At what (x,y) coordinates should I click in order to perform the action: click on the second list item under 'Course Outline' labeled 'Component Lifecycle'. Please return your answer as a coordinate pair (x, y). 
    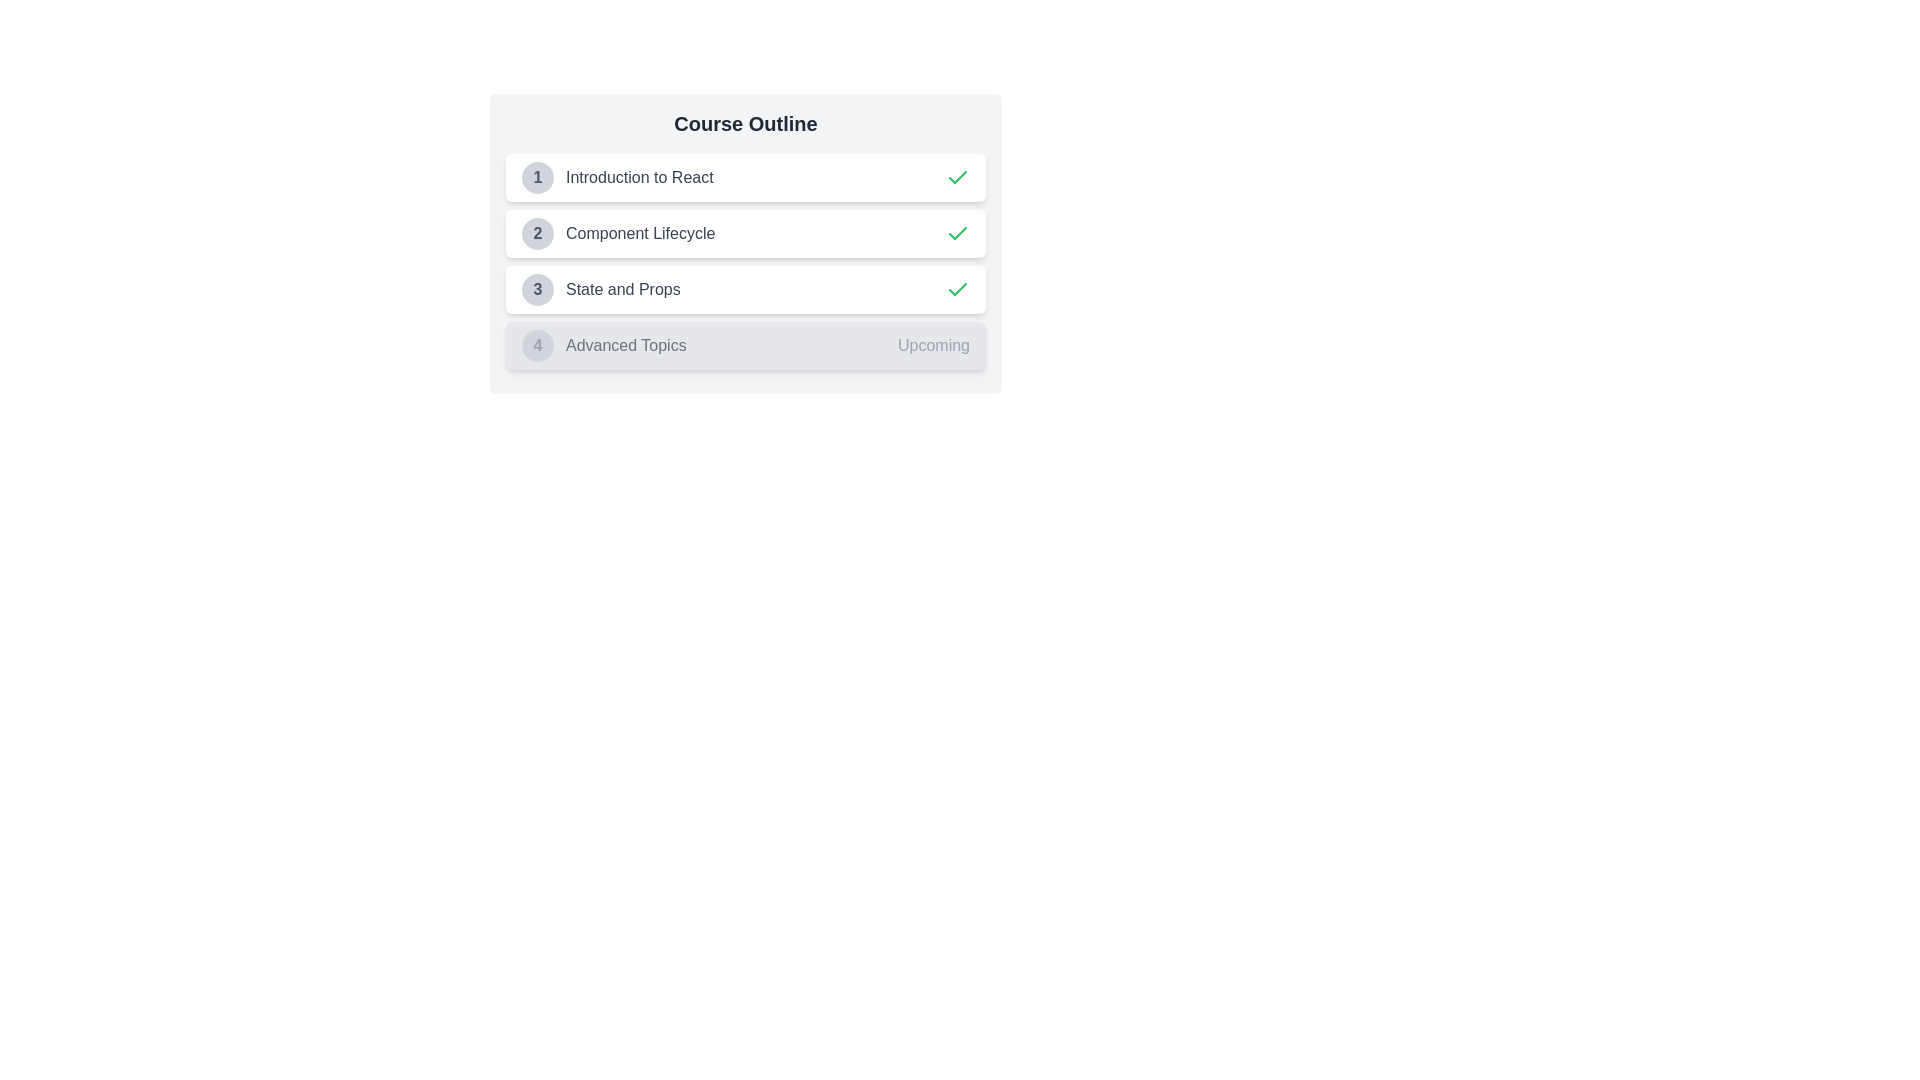
    Looking at the image, I should click on (744, 233).